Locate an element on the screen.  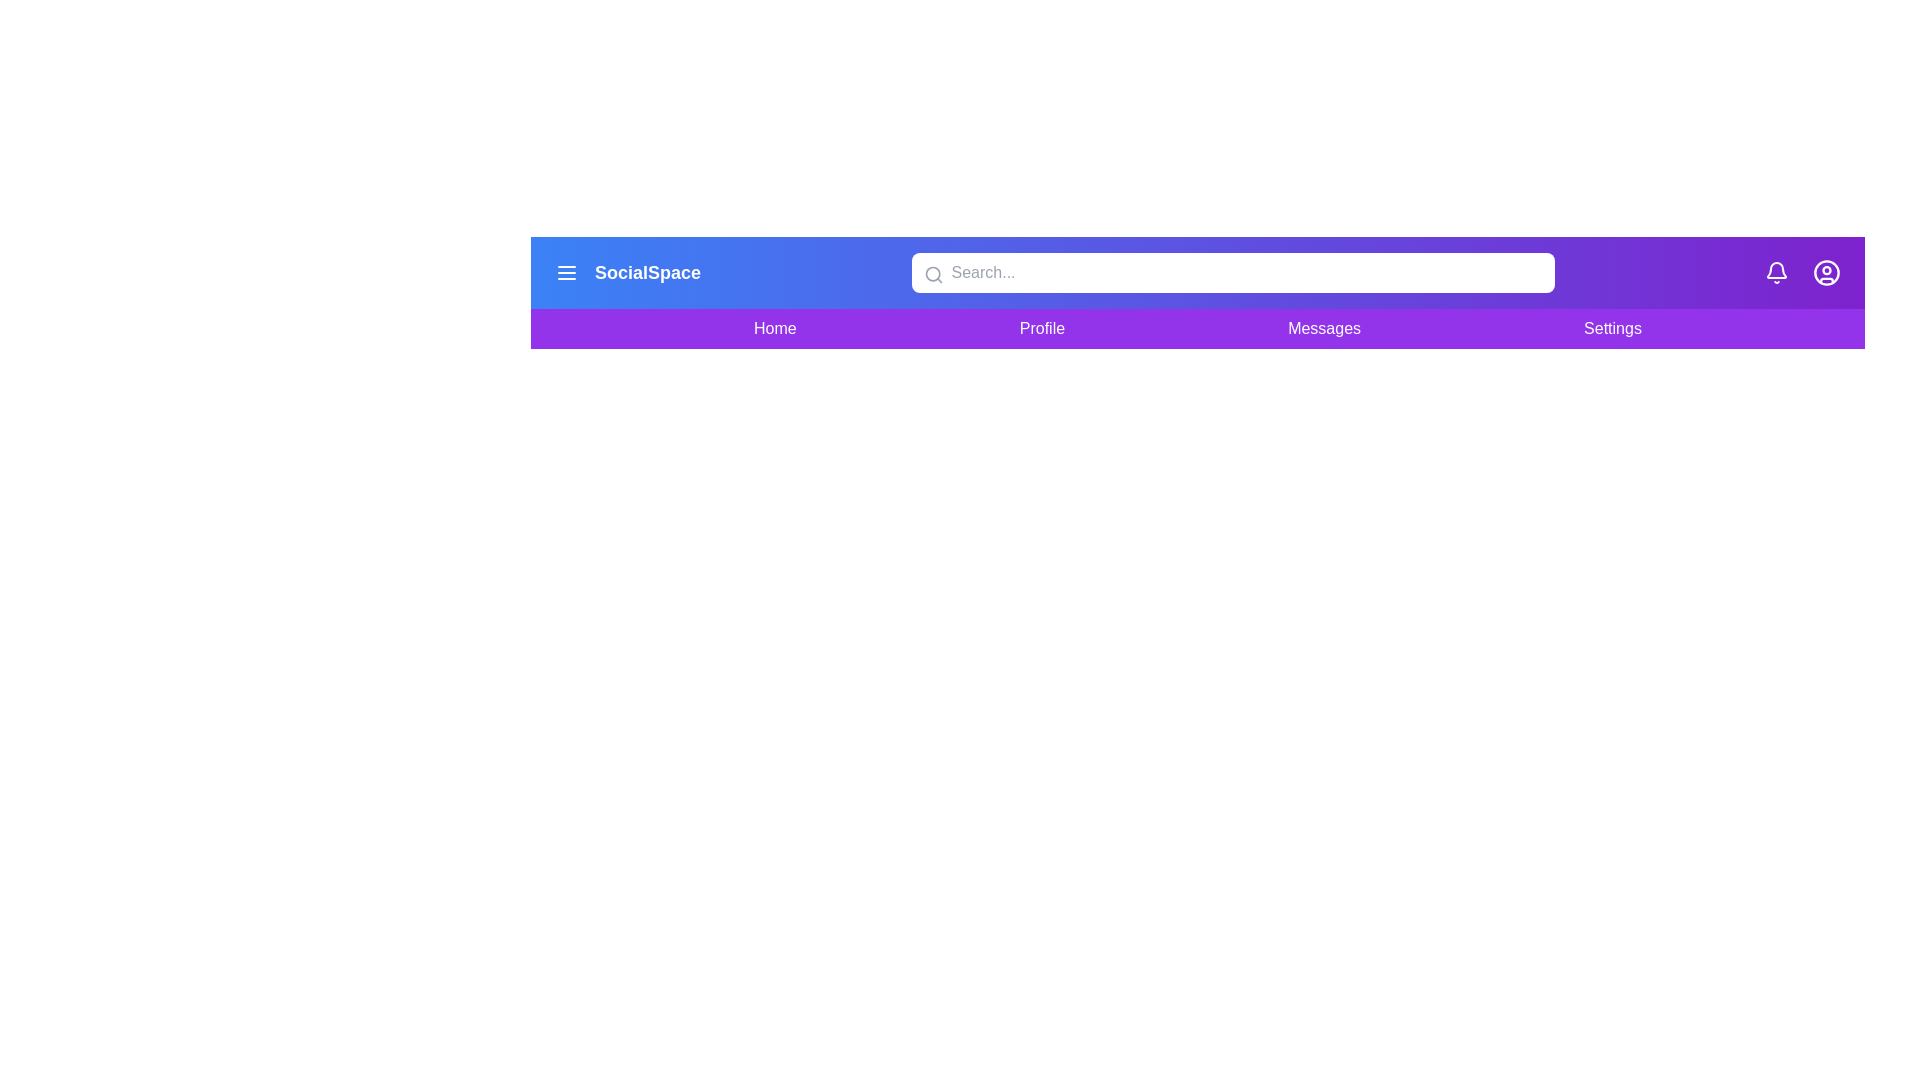
the navigation link Messages to observe visual feedback is located at coordinates (1324, 327).